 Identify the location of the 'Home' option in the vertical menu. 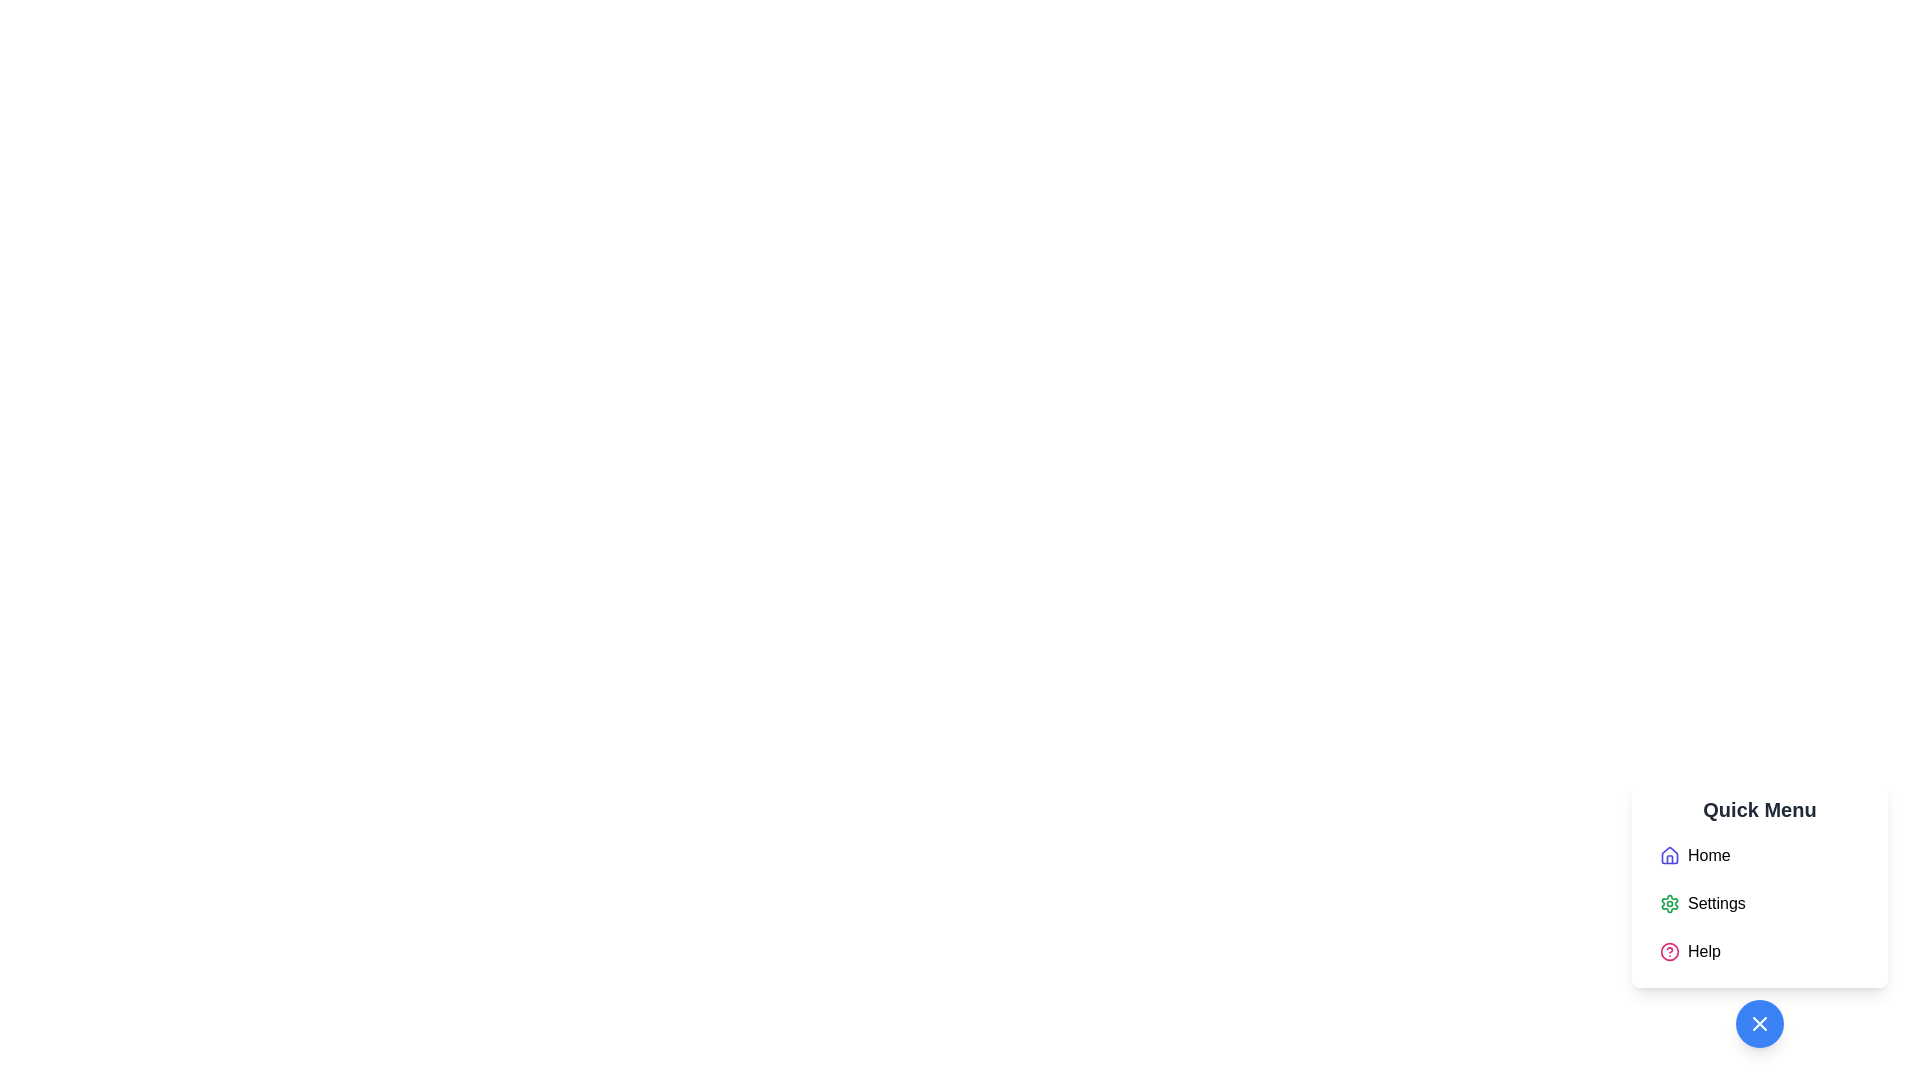
(1760, 855).